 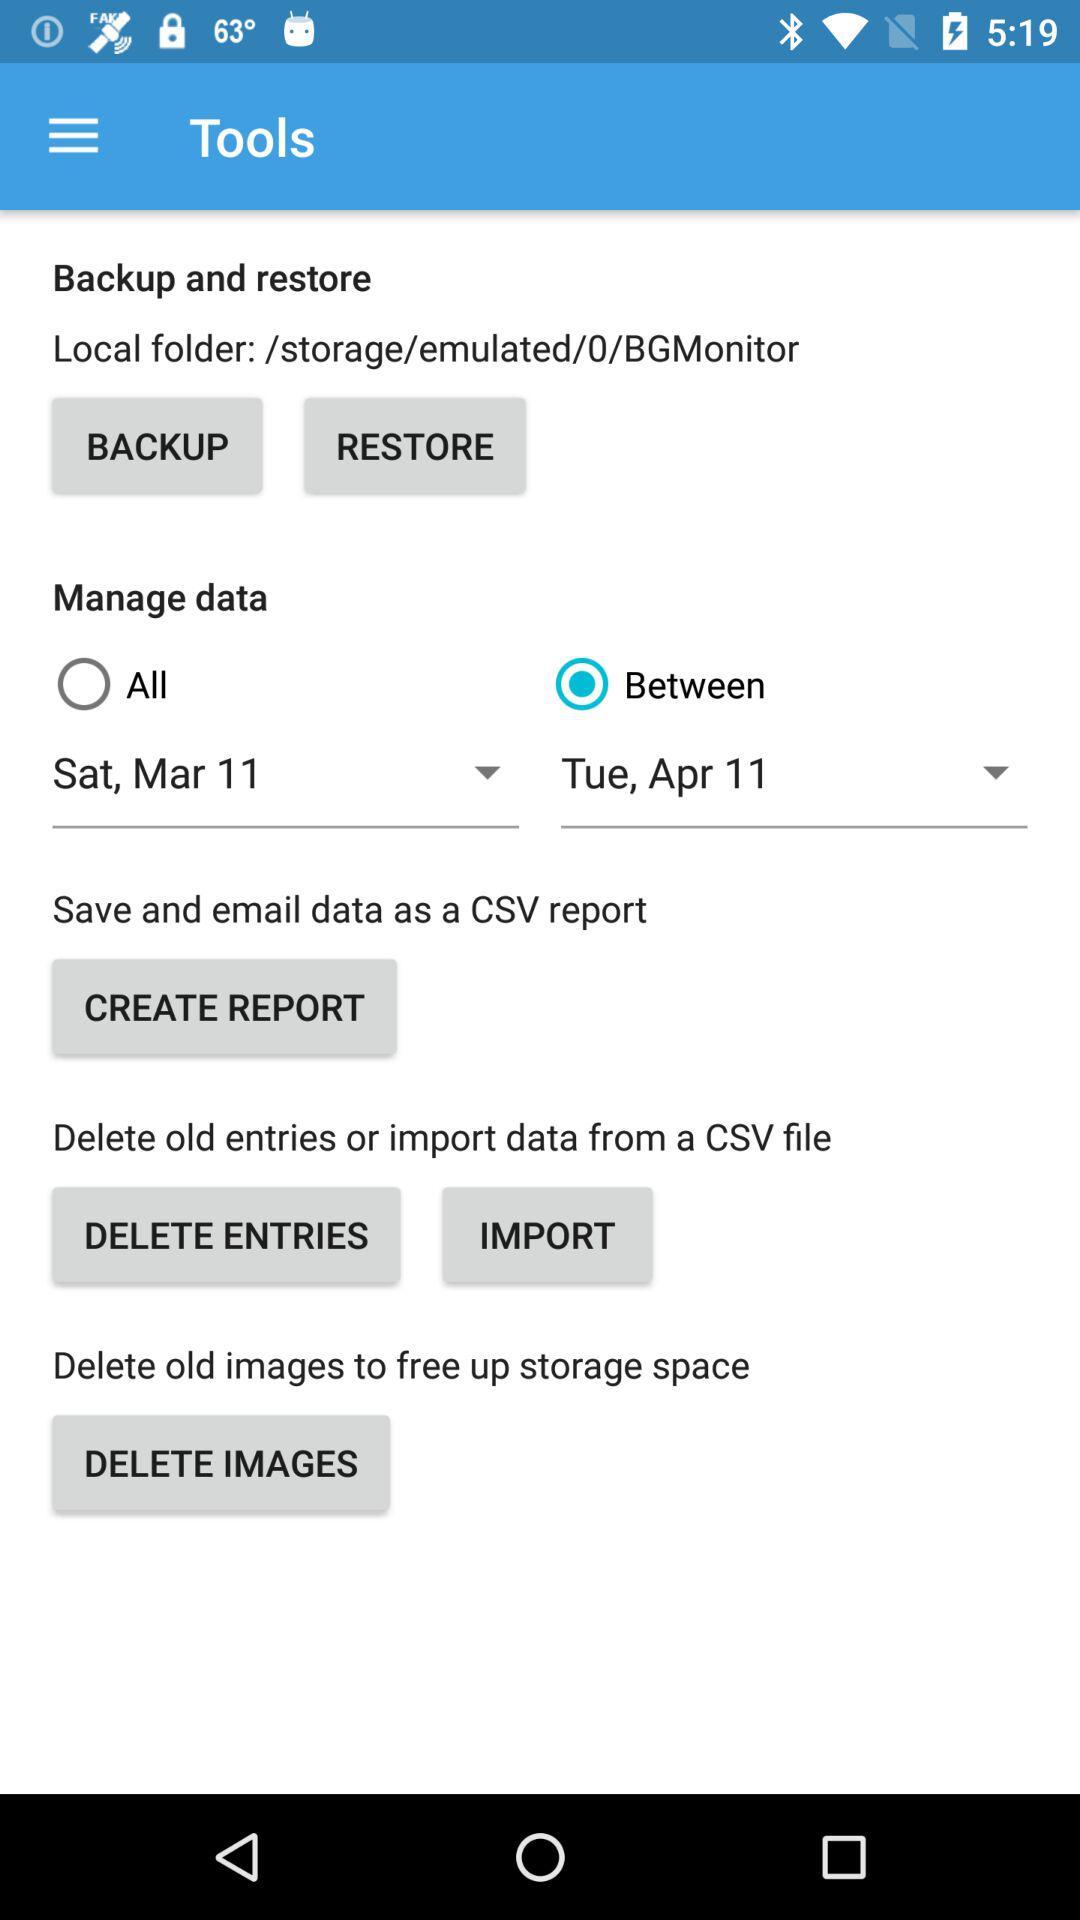 I want to click on icon above the save and email icon, so click(x=285, y=782).